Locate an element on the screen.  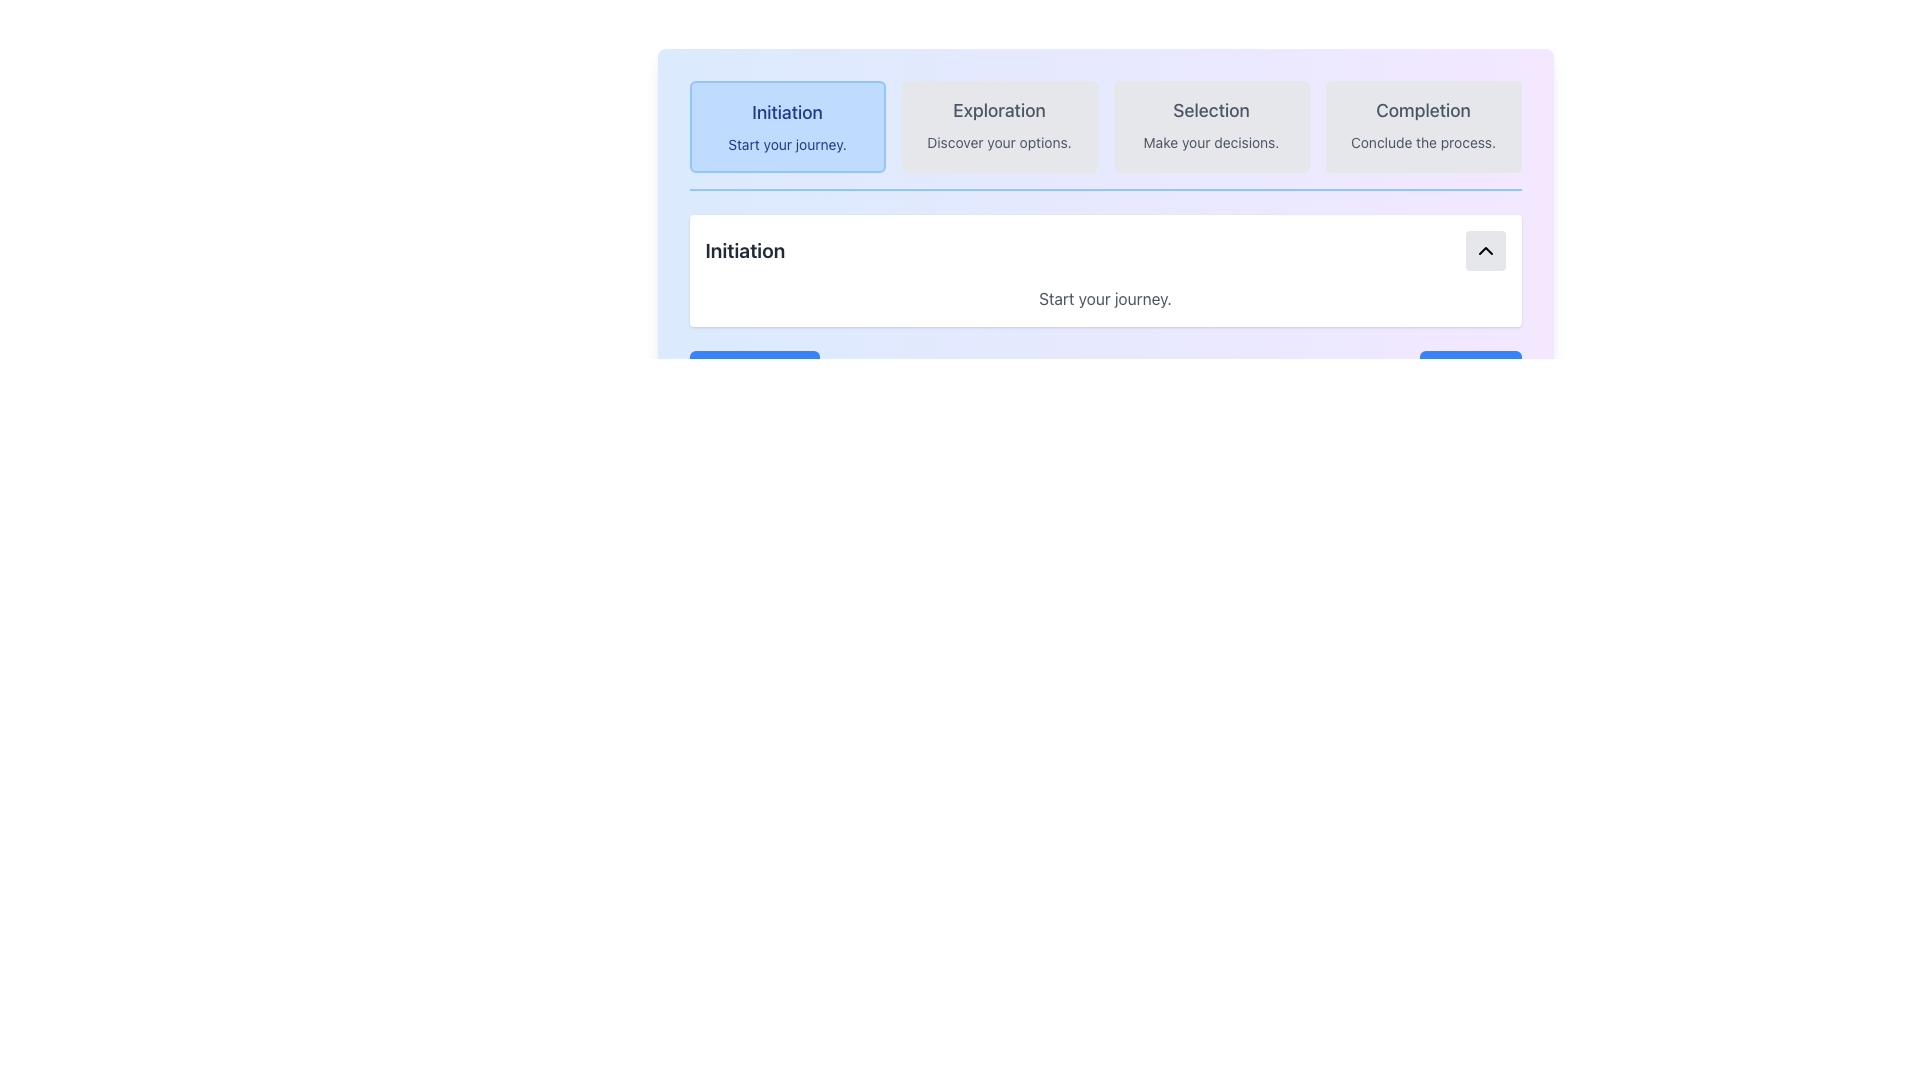
the text label containing the phrase 'Start your journey.' which is located below the 'Initiation' title within a rectangular blue card in the navigation bar is located at coordinates (786, 144).